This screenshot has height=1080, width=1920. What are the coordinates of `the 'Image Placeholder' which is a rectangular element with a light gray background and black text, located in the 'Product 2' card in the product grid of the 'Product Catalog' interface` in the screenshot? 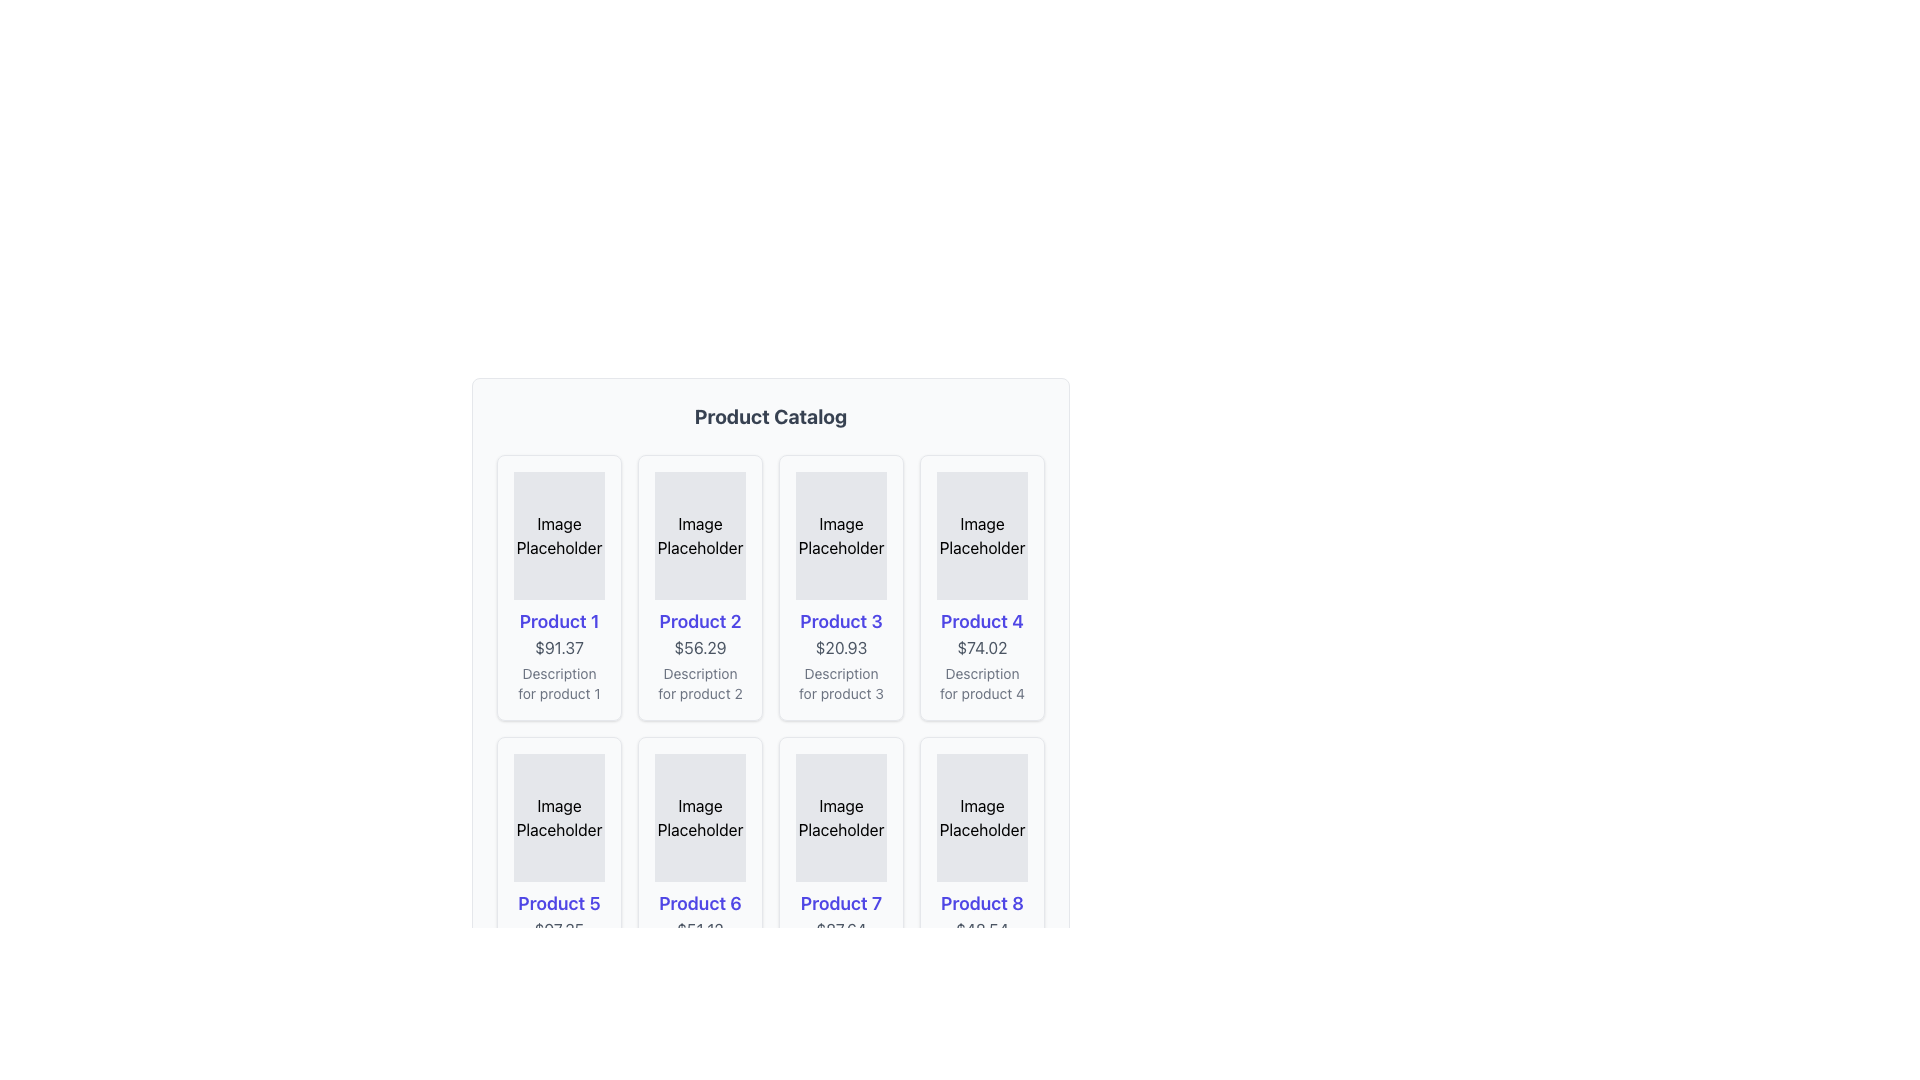 It's located at (700, 535).